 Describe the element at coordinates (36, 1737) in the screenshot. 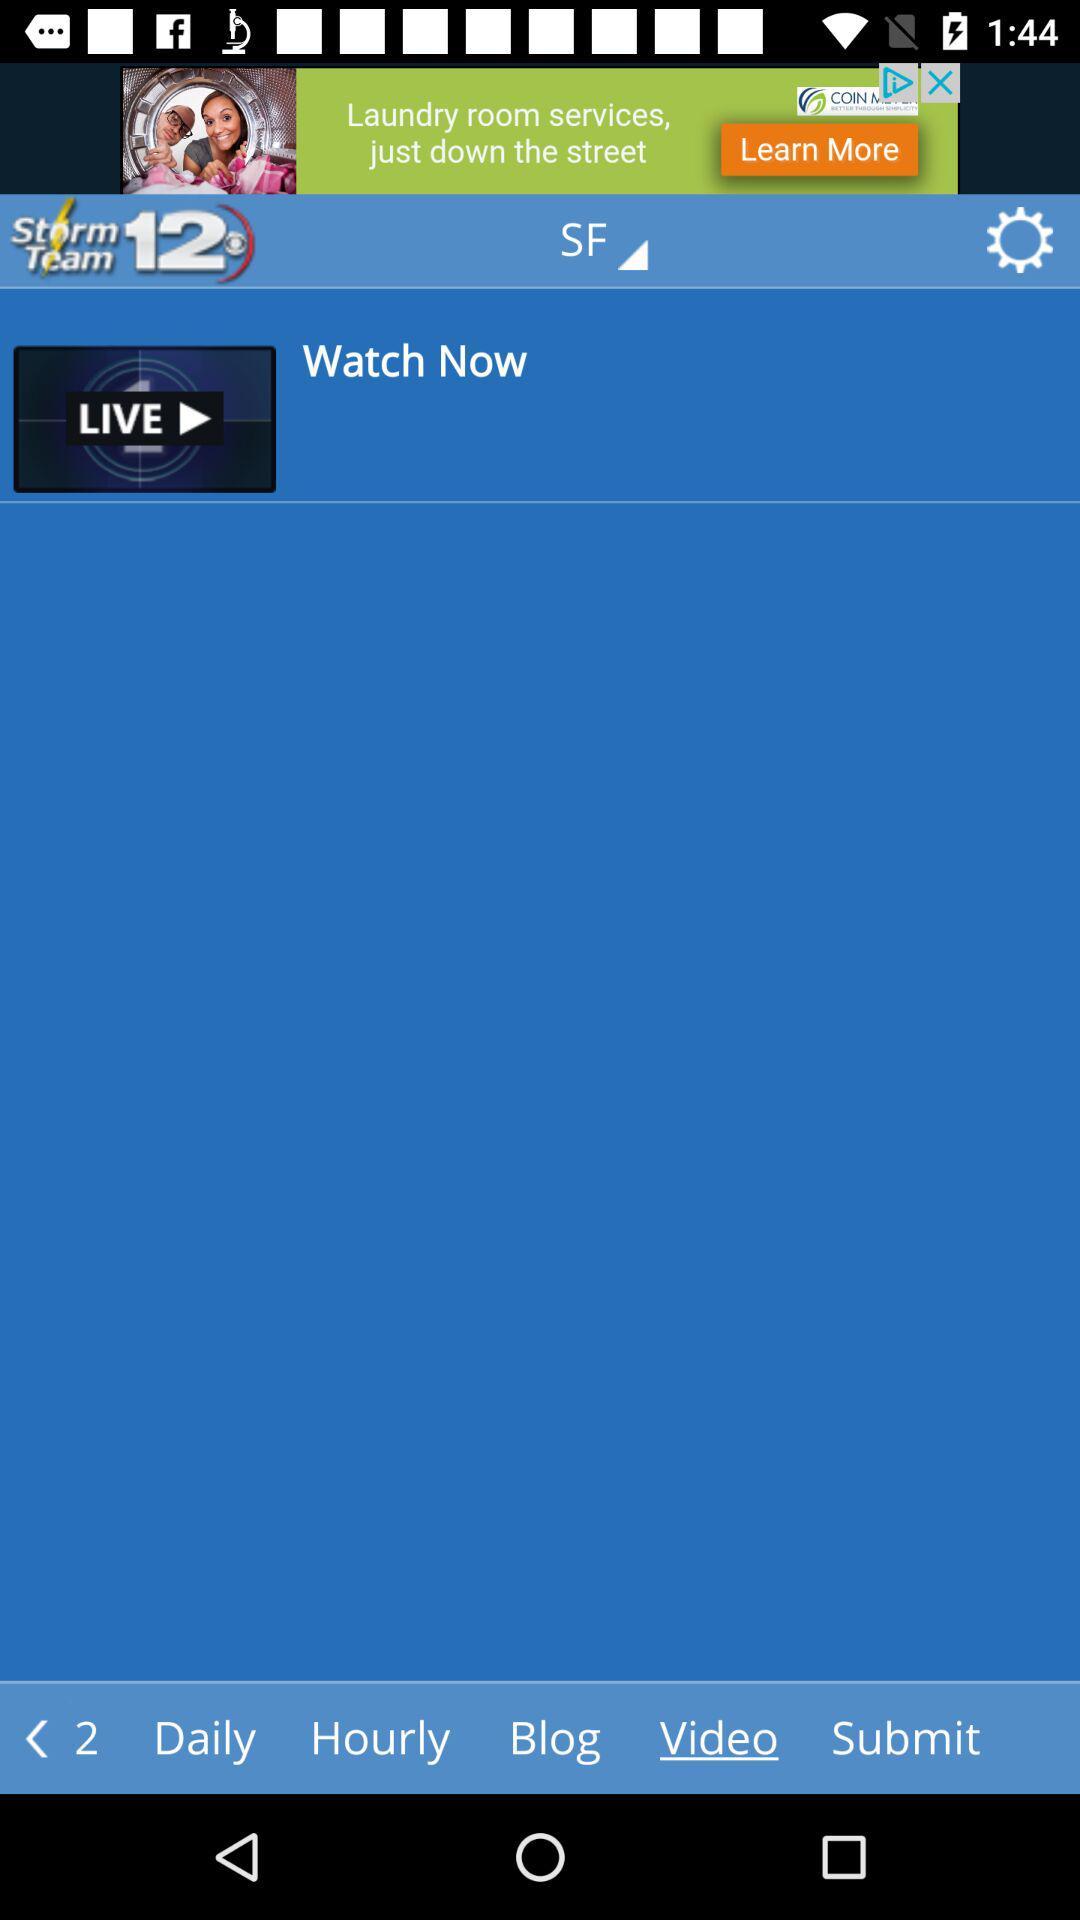

I see `the arrow_backward icon` at that location.